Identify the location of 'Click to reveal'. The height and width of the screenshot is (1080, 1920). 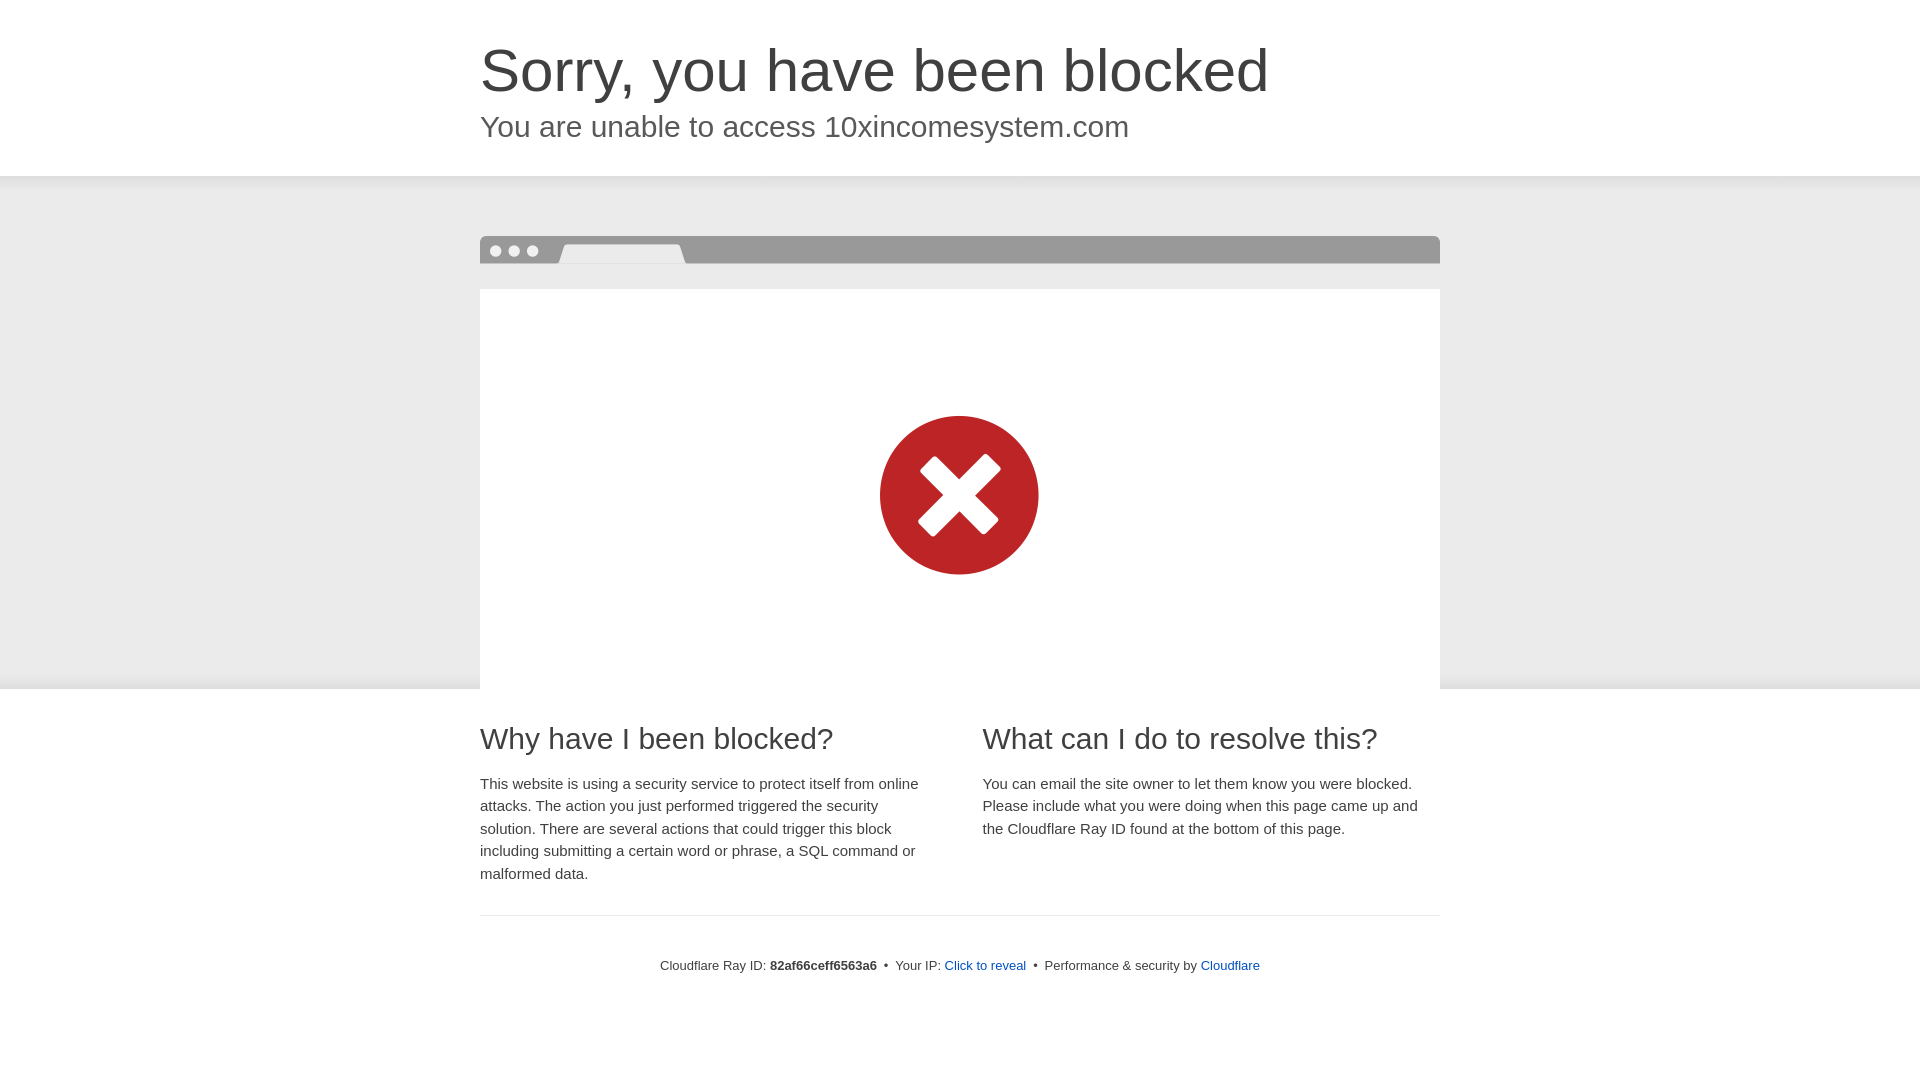
(985, 964).